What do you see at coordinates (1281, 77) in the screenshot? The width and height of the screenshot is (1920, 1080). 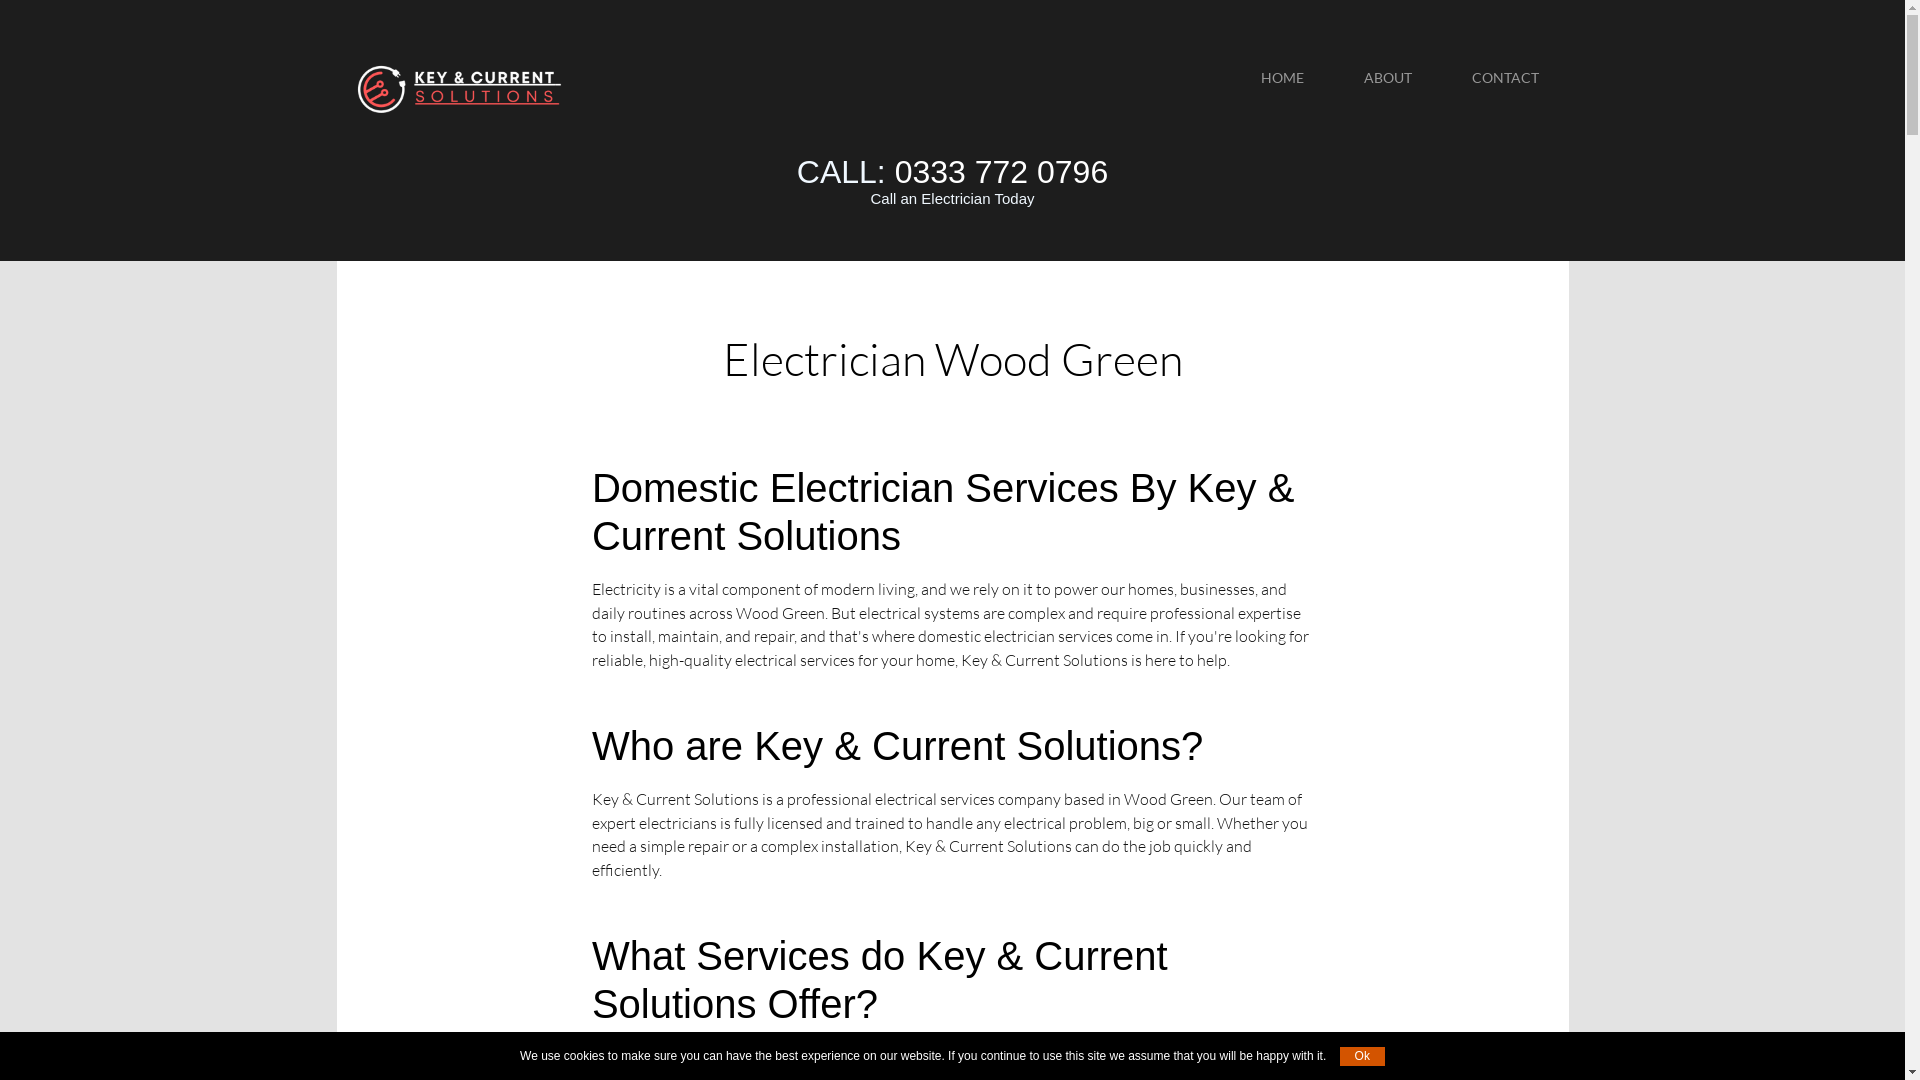 I see `'HOME'` at bounding box center [1281, 77].